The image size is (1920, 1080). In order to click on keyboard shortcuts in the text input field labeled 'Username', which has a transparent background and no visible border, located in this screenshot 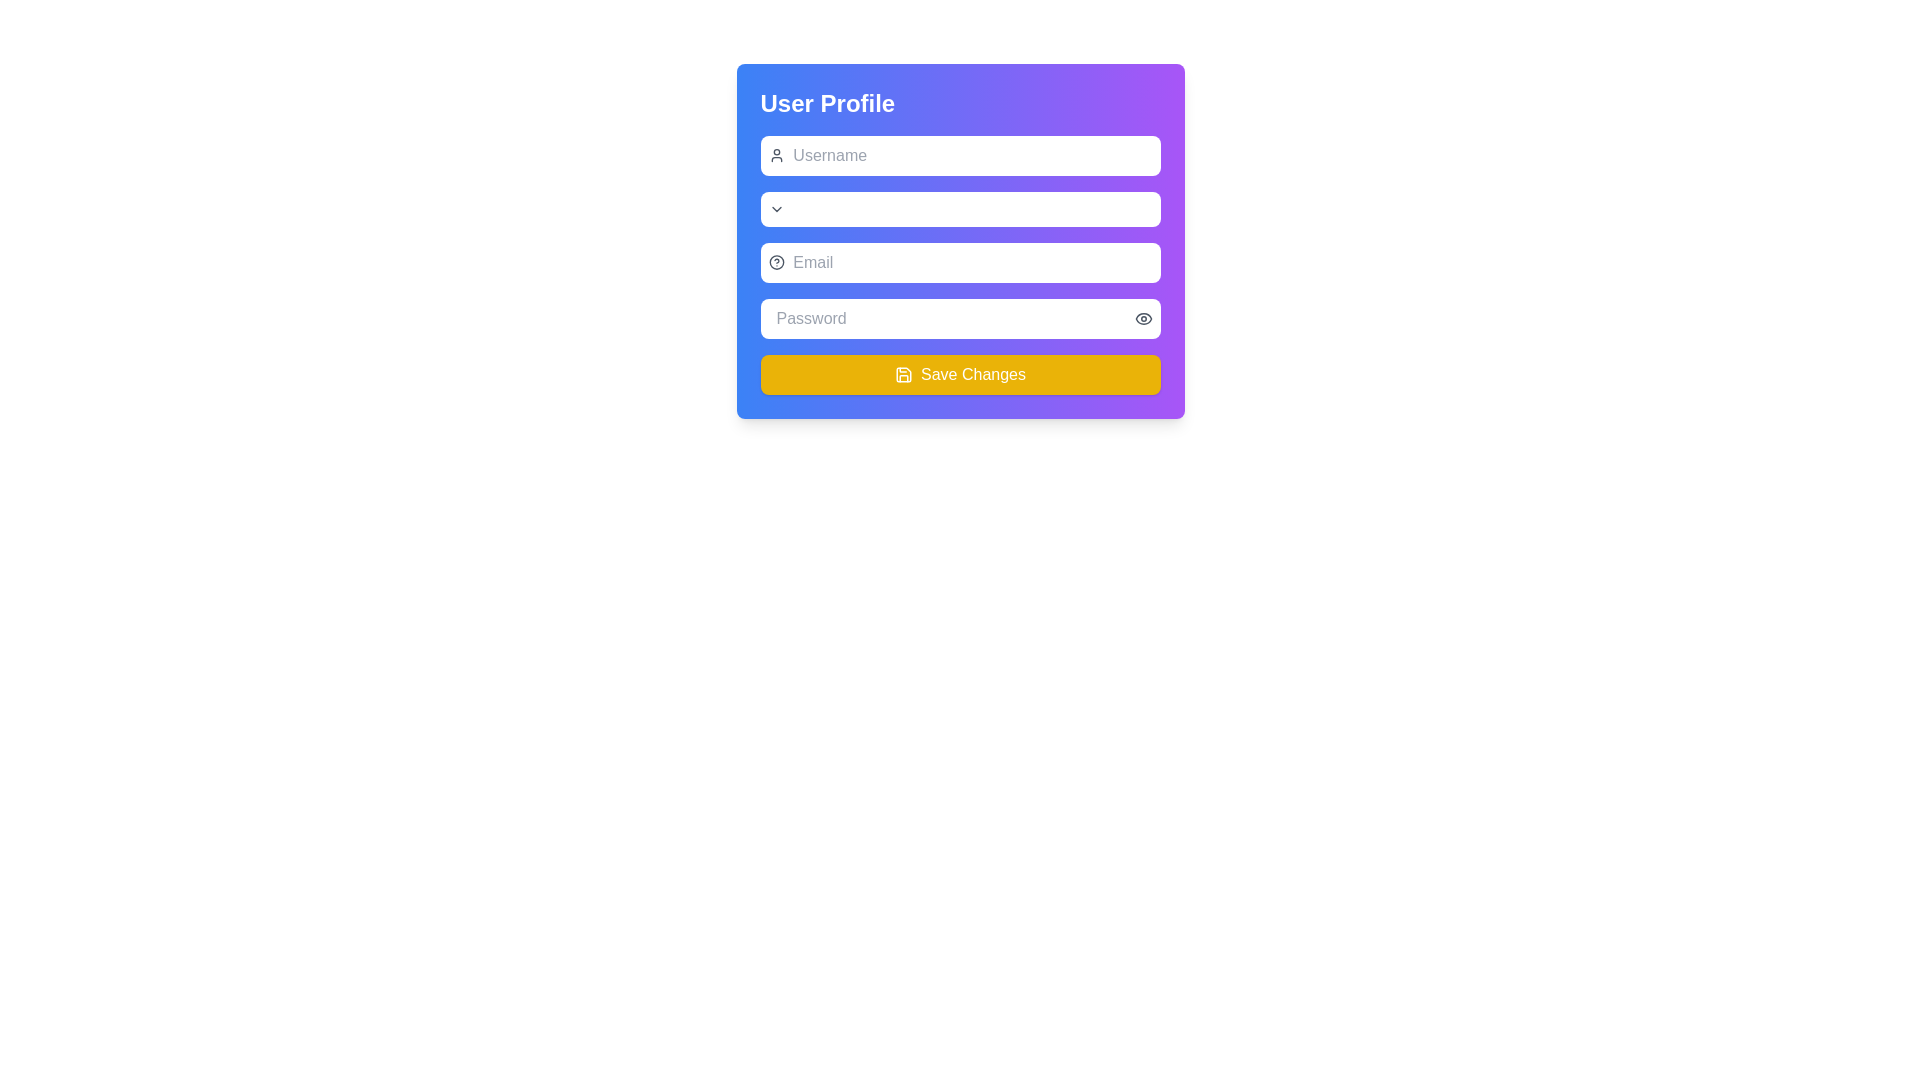, I will do `click(972, 154)`.